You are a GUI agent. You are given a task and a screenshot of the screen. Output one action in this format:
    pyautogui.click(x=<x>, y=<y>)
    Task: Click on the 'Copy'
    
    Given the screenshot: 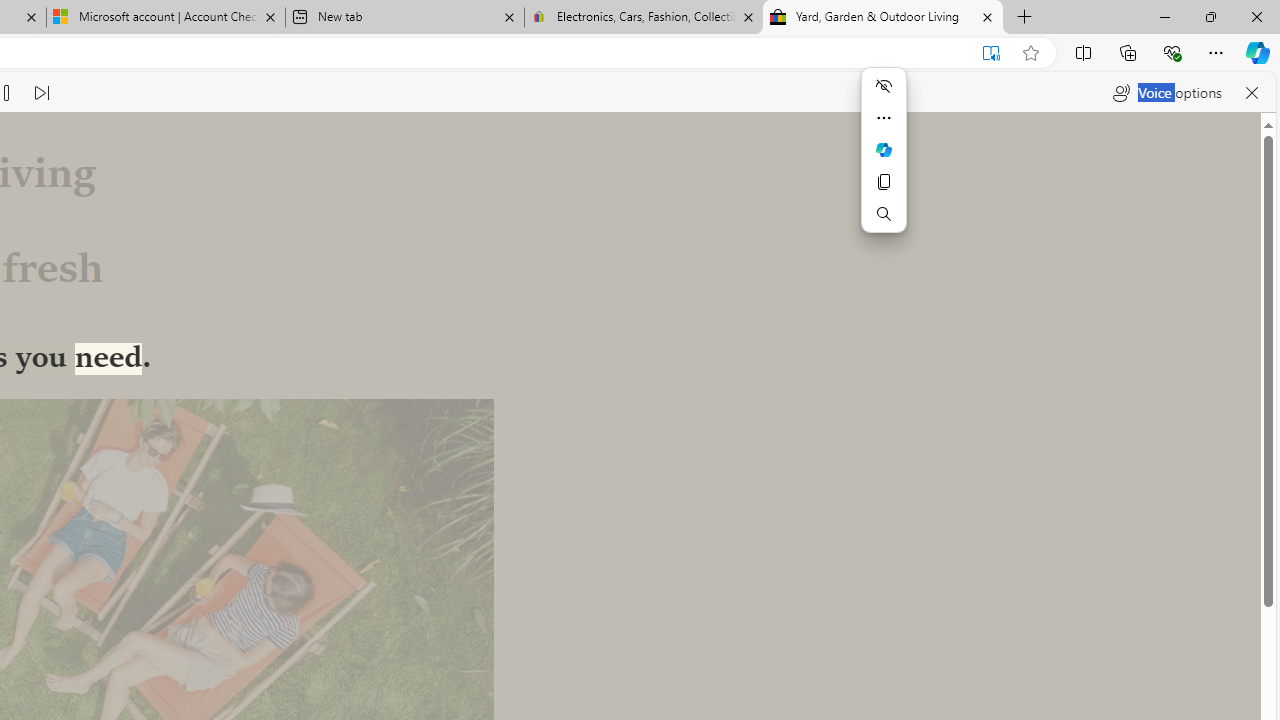 What is the action you would take?
    pyautogui.click(x=882, y=182)
    